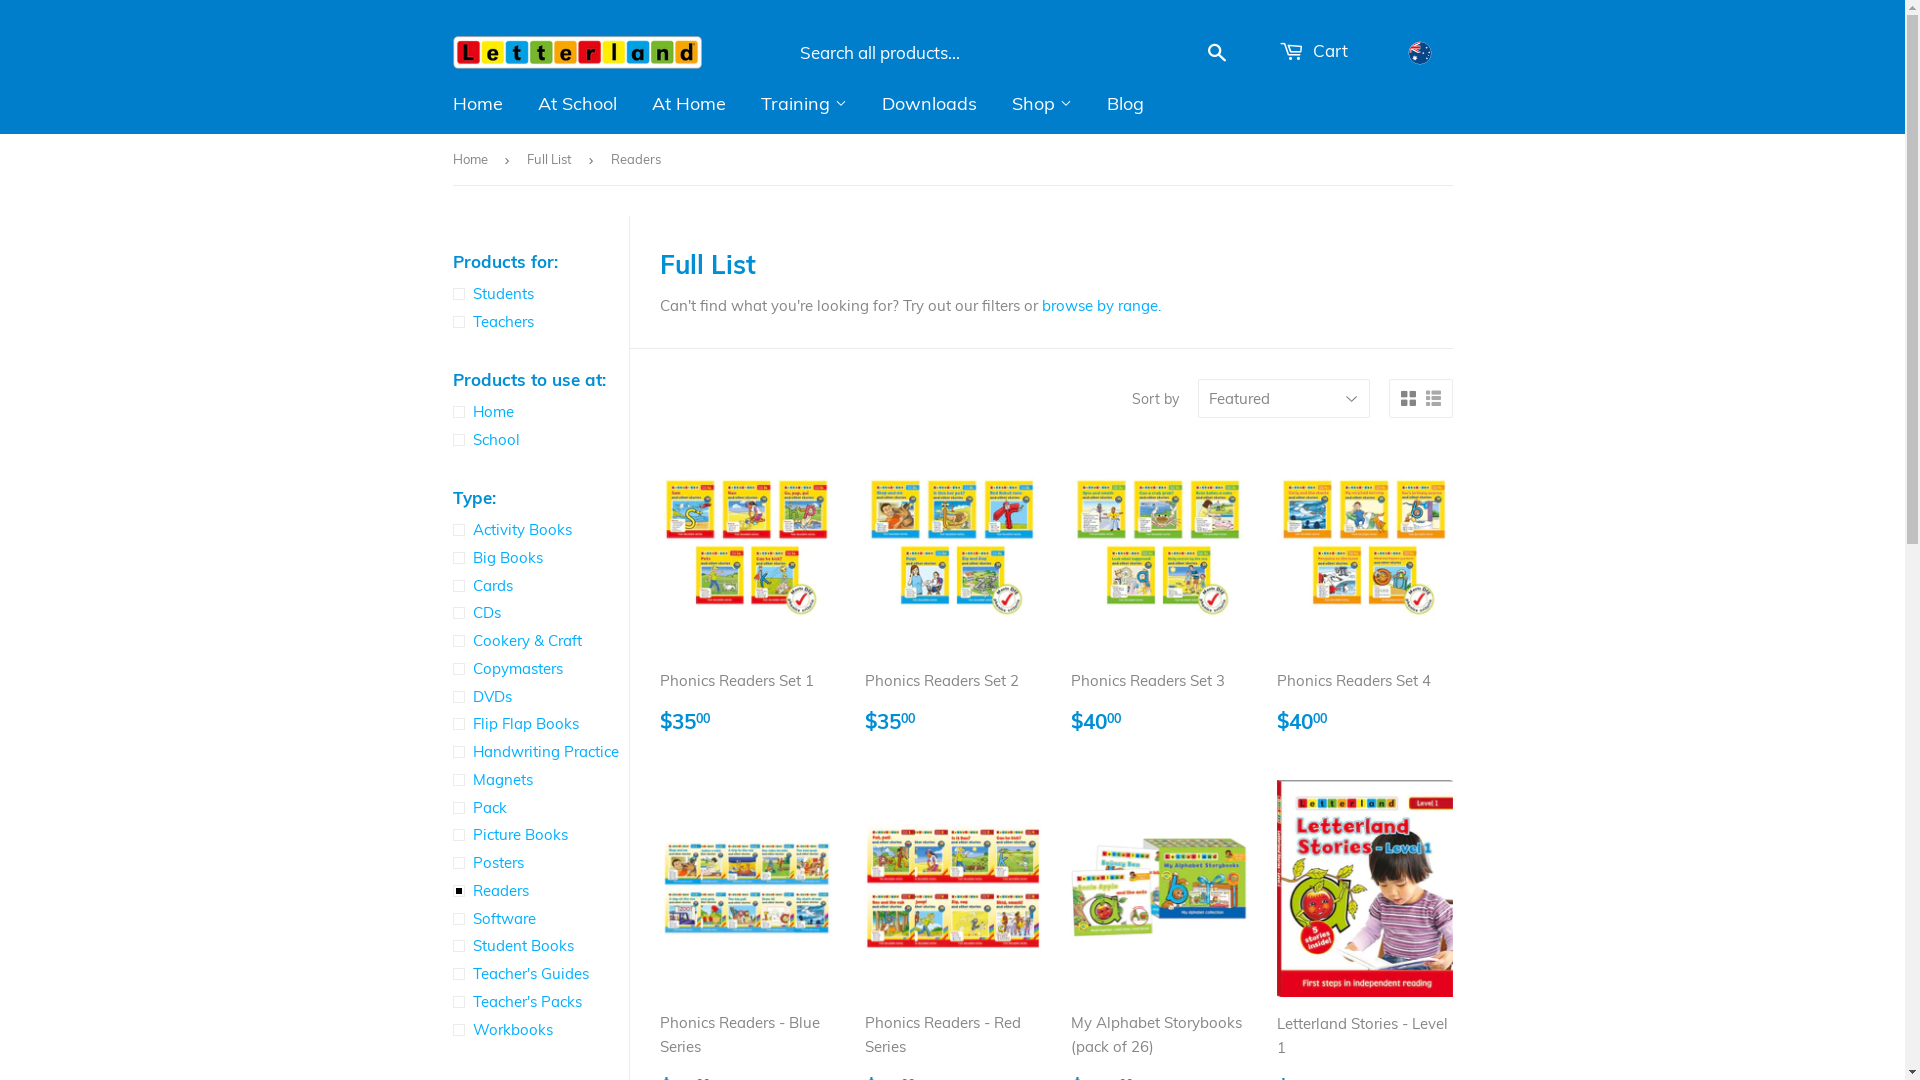  What do you see at coordinates (1424, 398) in the screenshot?
I see `'List view'` at bounding box center [1424, 398].